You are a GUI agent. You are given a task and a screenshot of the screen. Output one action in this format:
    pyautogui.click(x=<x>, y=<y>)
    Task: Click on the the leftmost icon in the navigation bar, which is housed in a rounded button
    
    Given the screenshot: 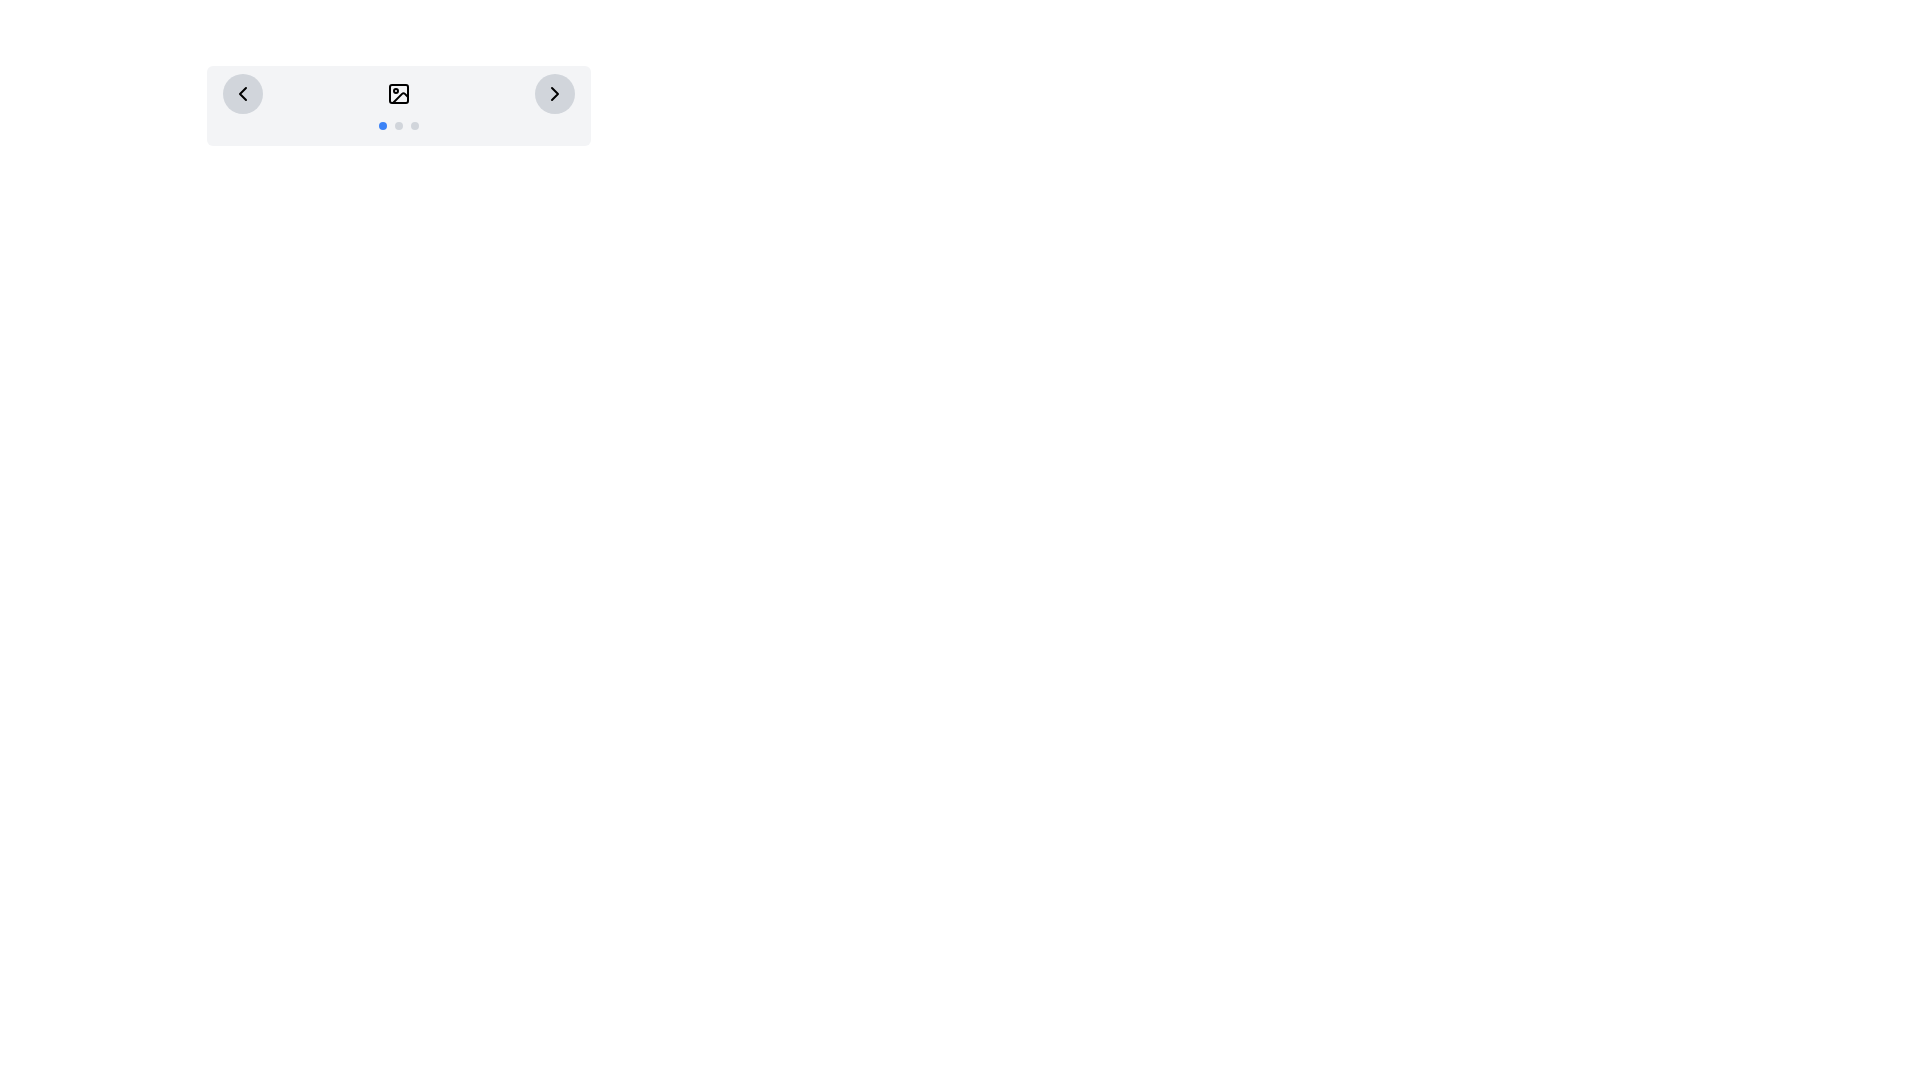 What is the action you would take?
    pyautogui.click(x=241, y=93)
    